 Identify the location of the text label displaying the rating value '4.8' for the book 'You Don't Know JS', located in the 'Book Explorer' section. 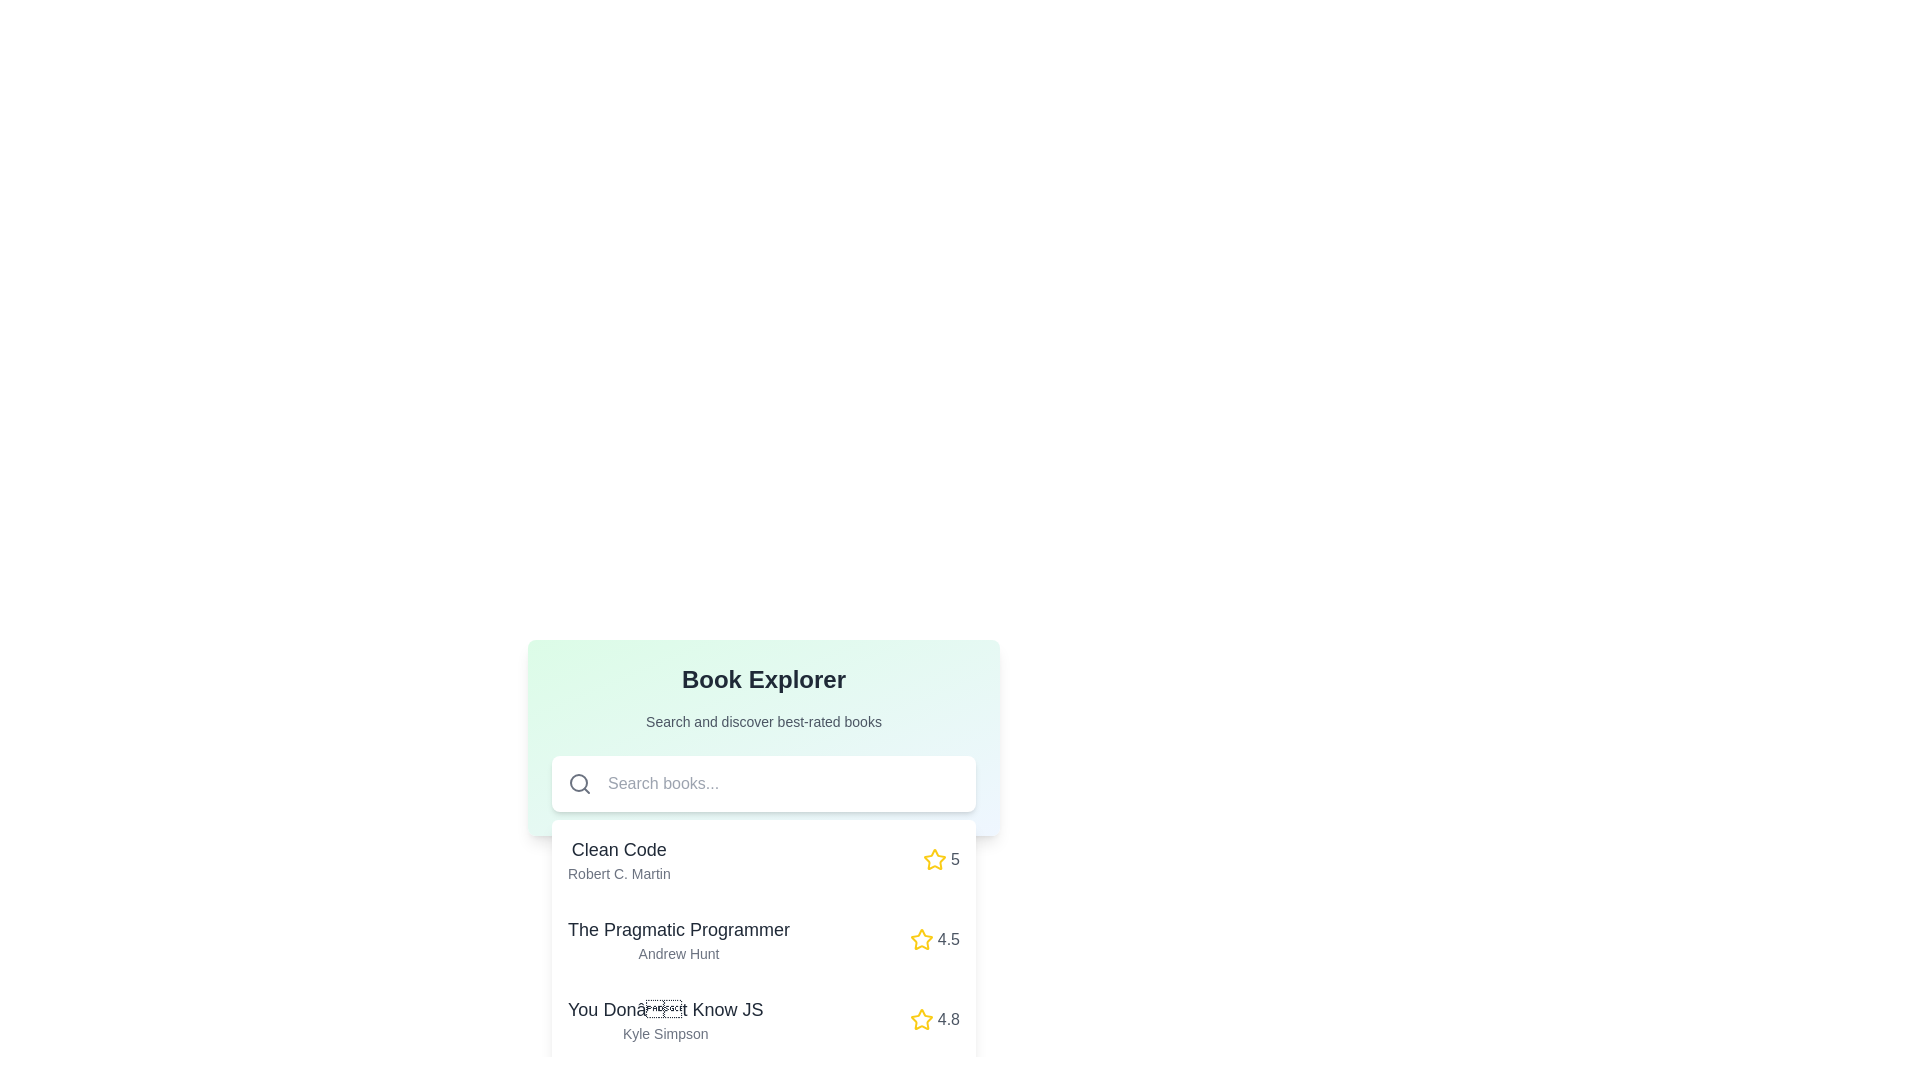
(947, 1019).